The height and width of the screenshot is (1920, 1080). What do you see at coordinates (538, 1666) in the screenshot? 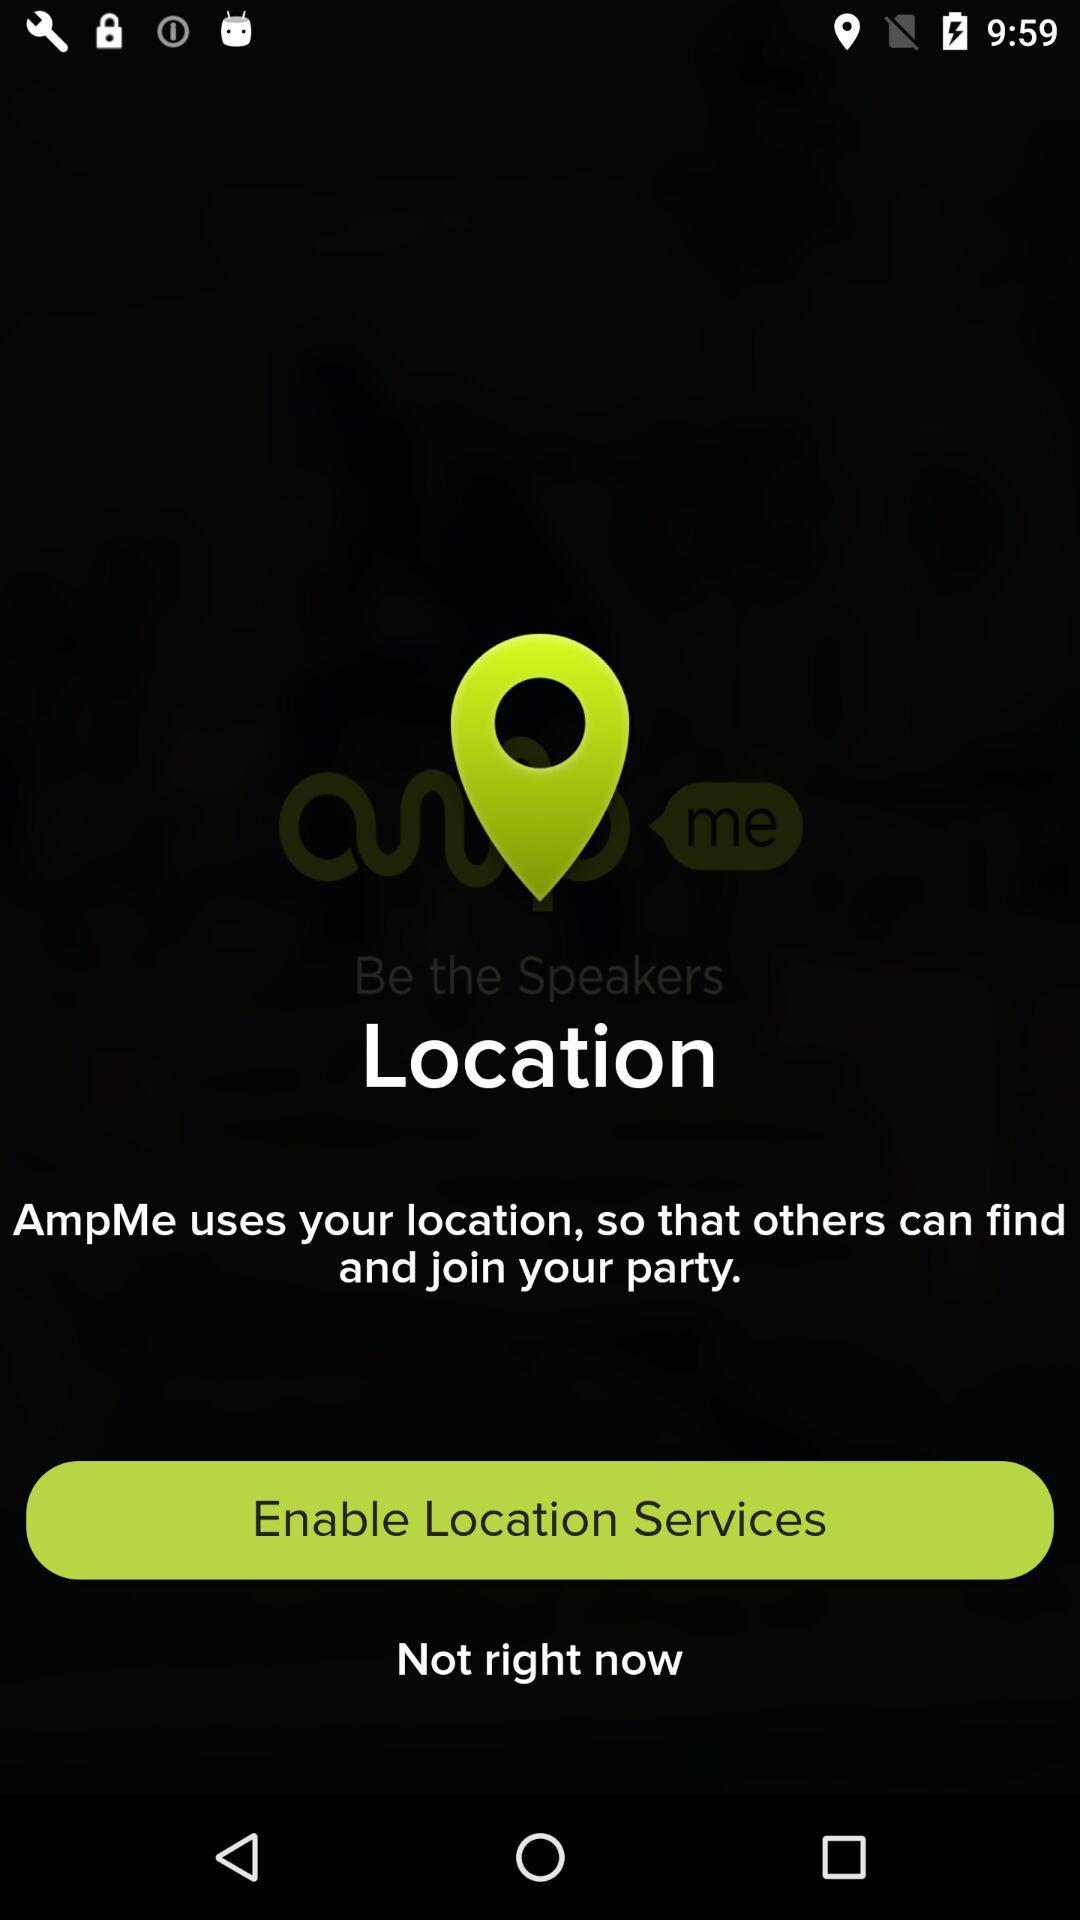
I see `not right now item` at bounding box center [538, 1666].